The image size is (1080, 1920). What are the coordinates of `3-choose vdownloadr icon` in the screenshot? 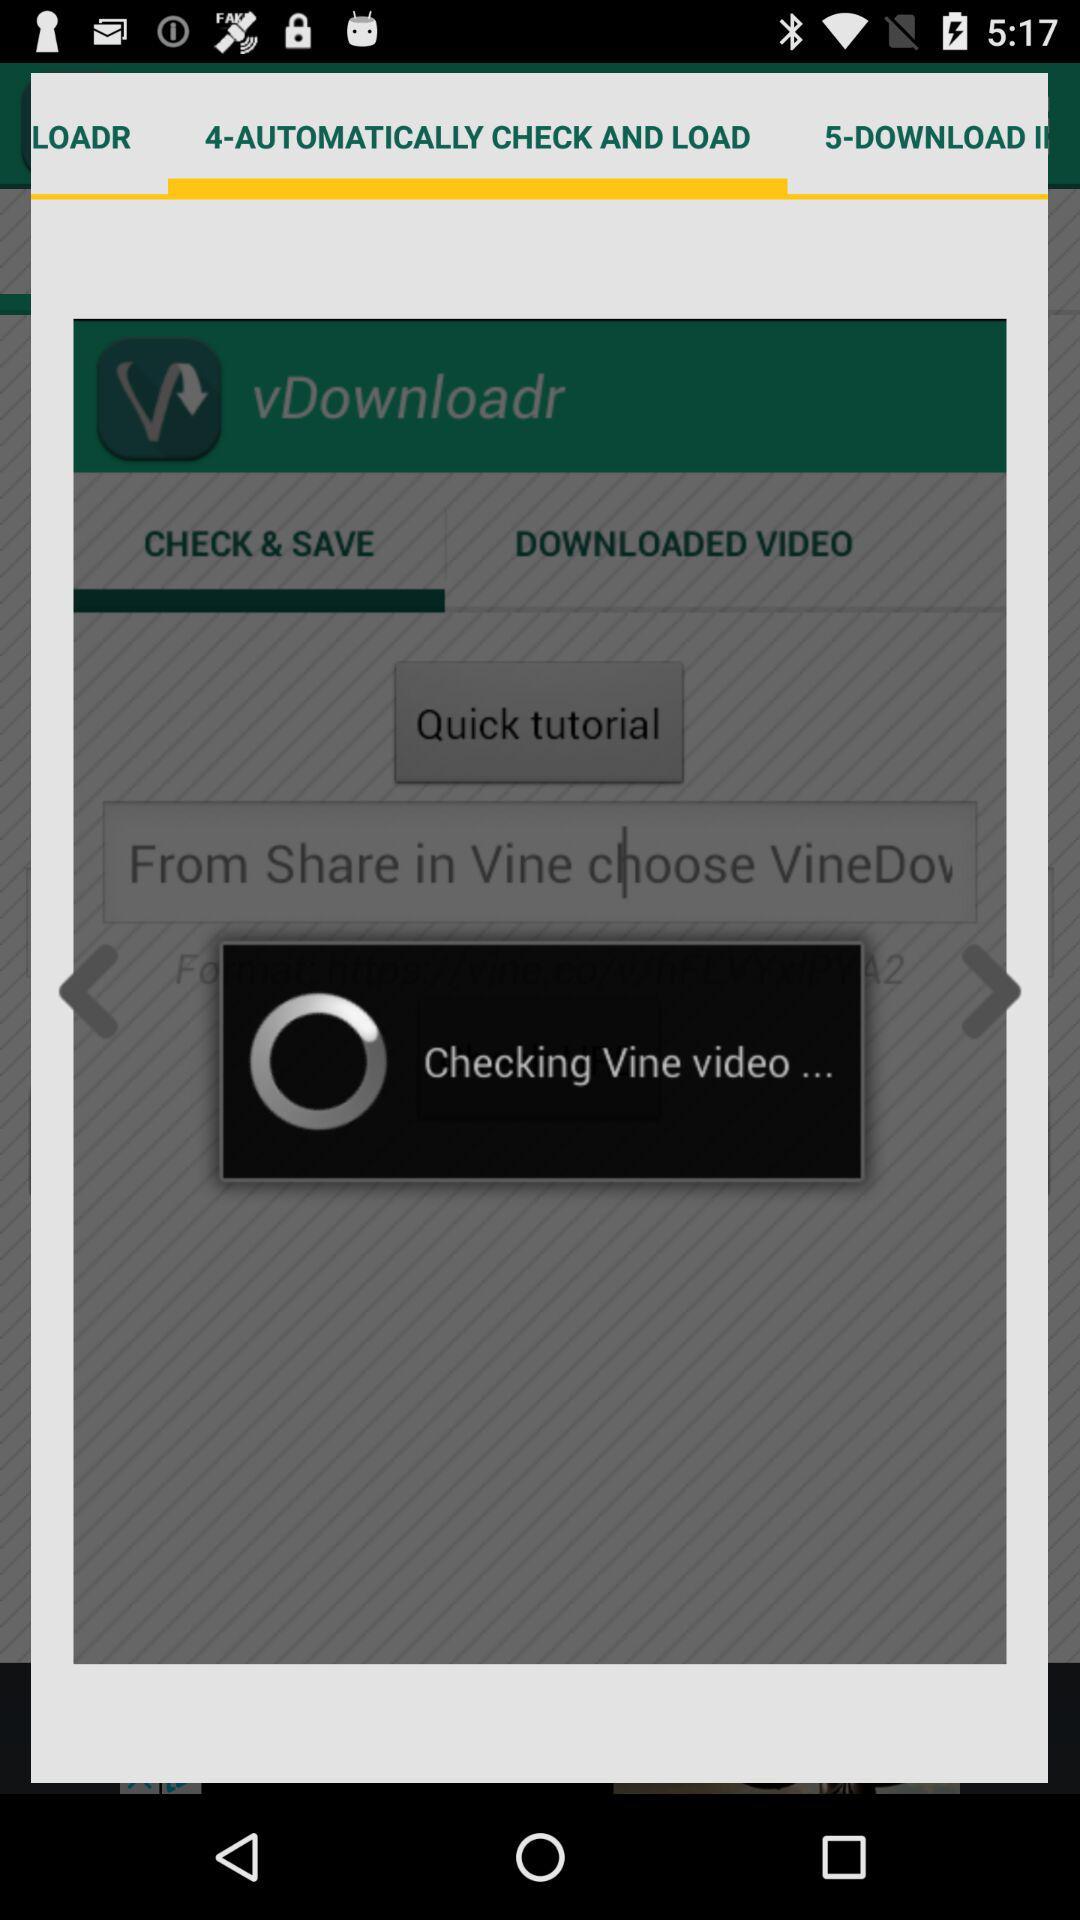 It's located at (99, 135).